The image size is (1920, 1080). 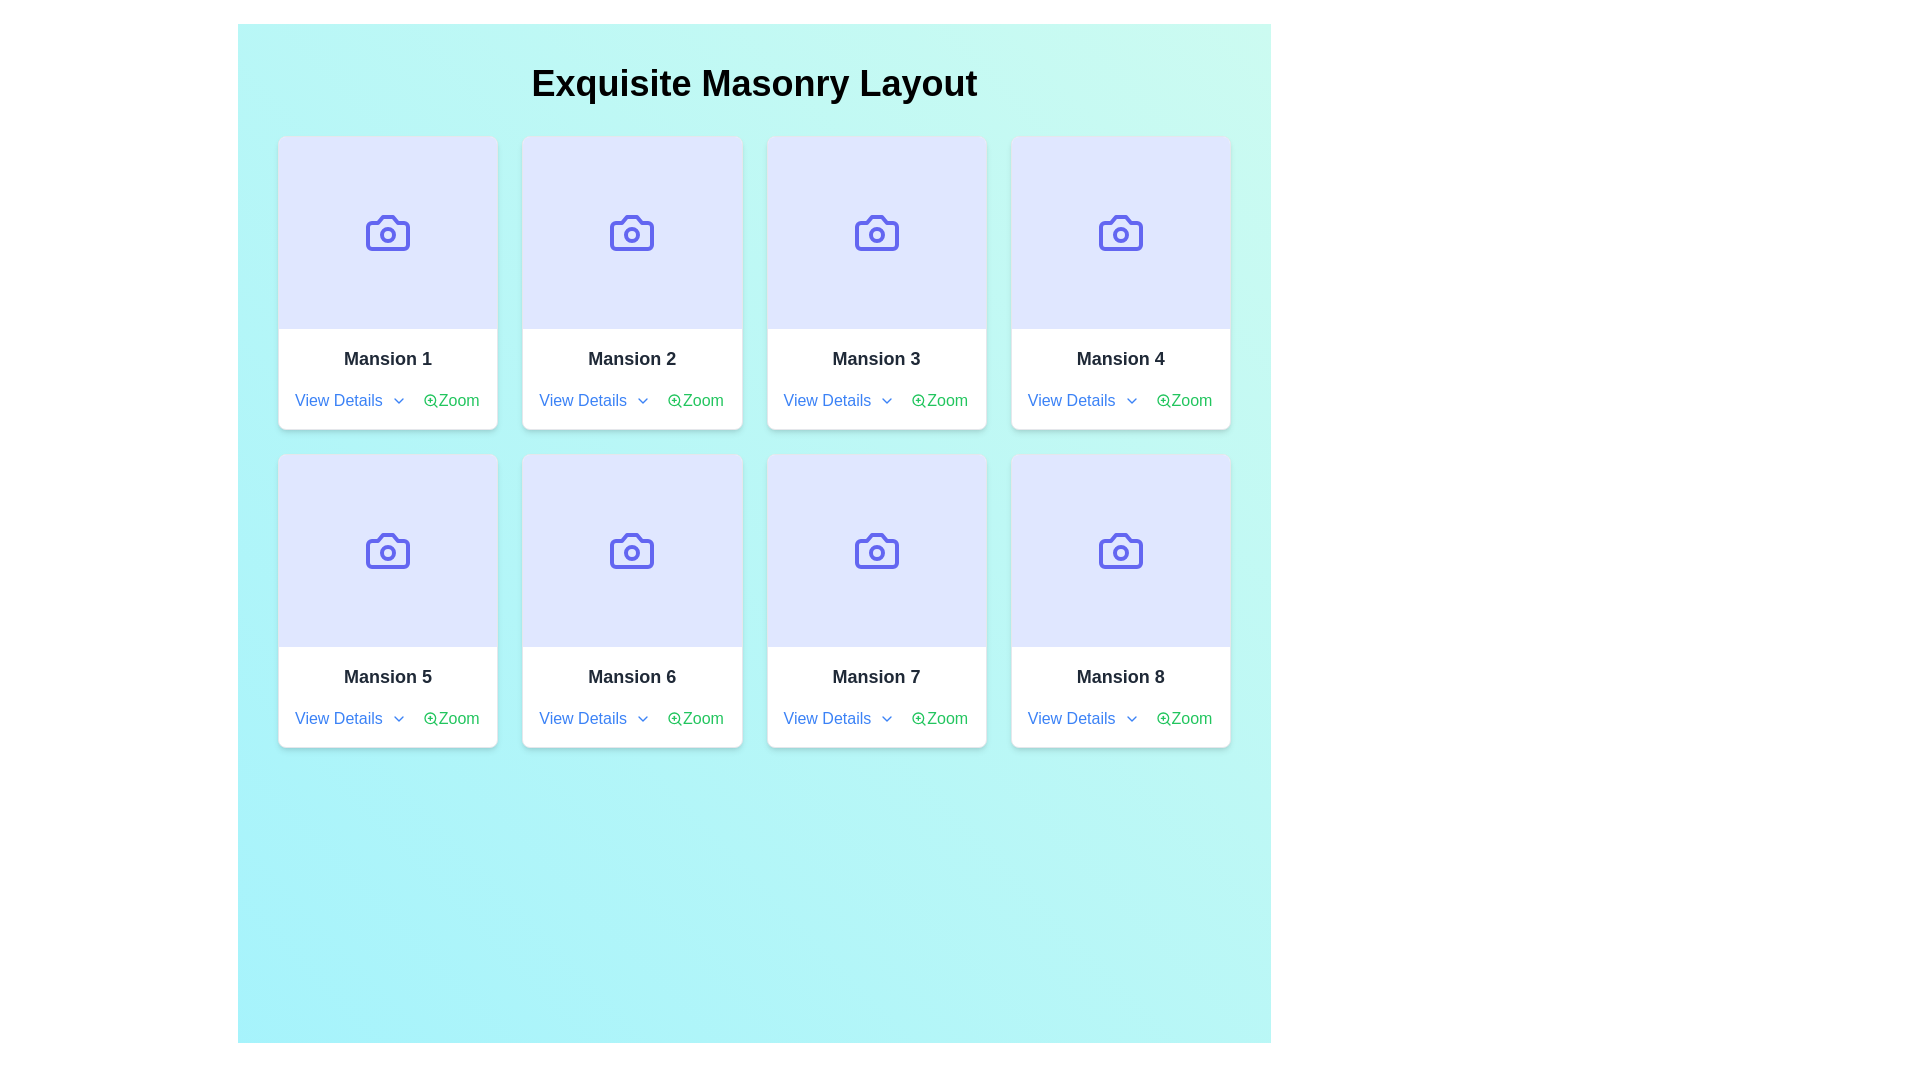 What do you see at coordinates (1082, 717) in the screenshot?
I see `the 'View Details' link located at the bottom-left of the eighth card in the grid layout` at bounding box center [1082, 717].